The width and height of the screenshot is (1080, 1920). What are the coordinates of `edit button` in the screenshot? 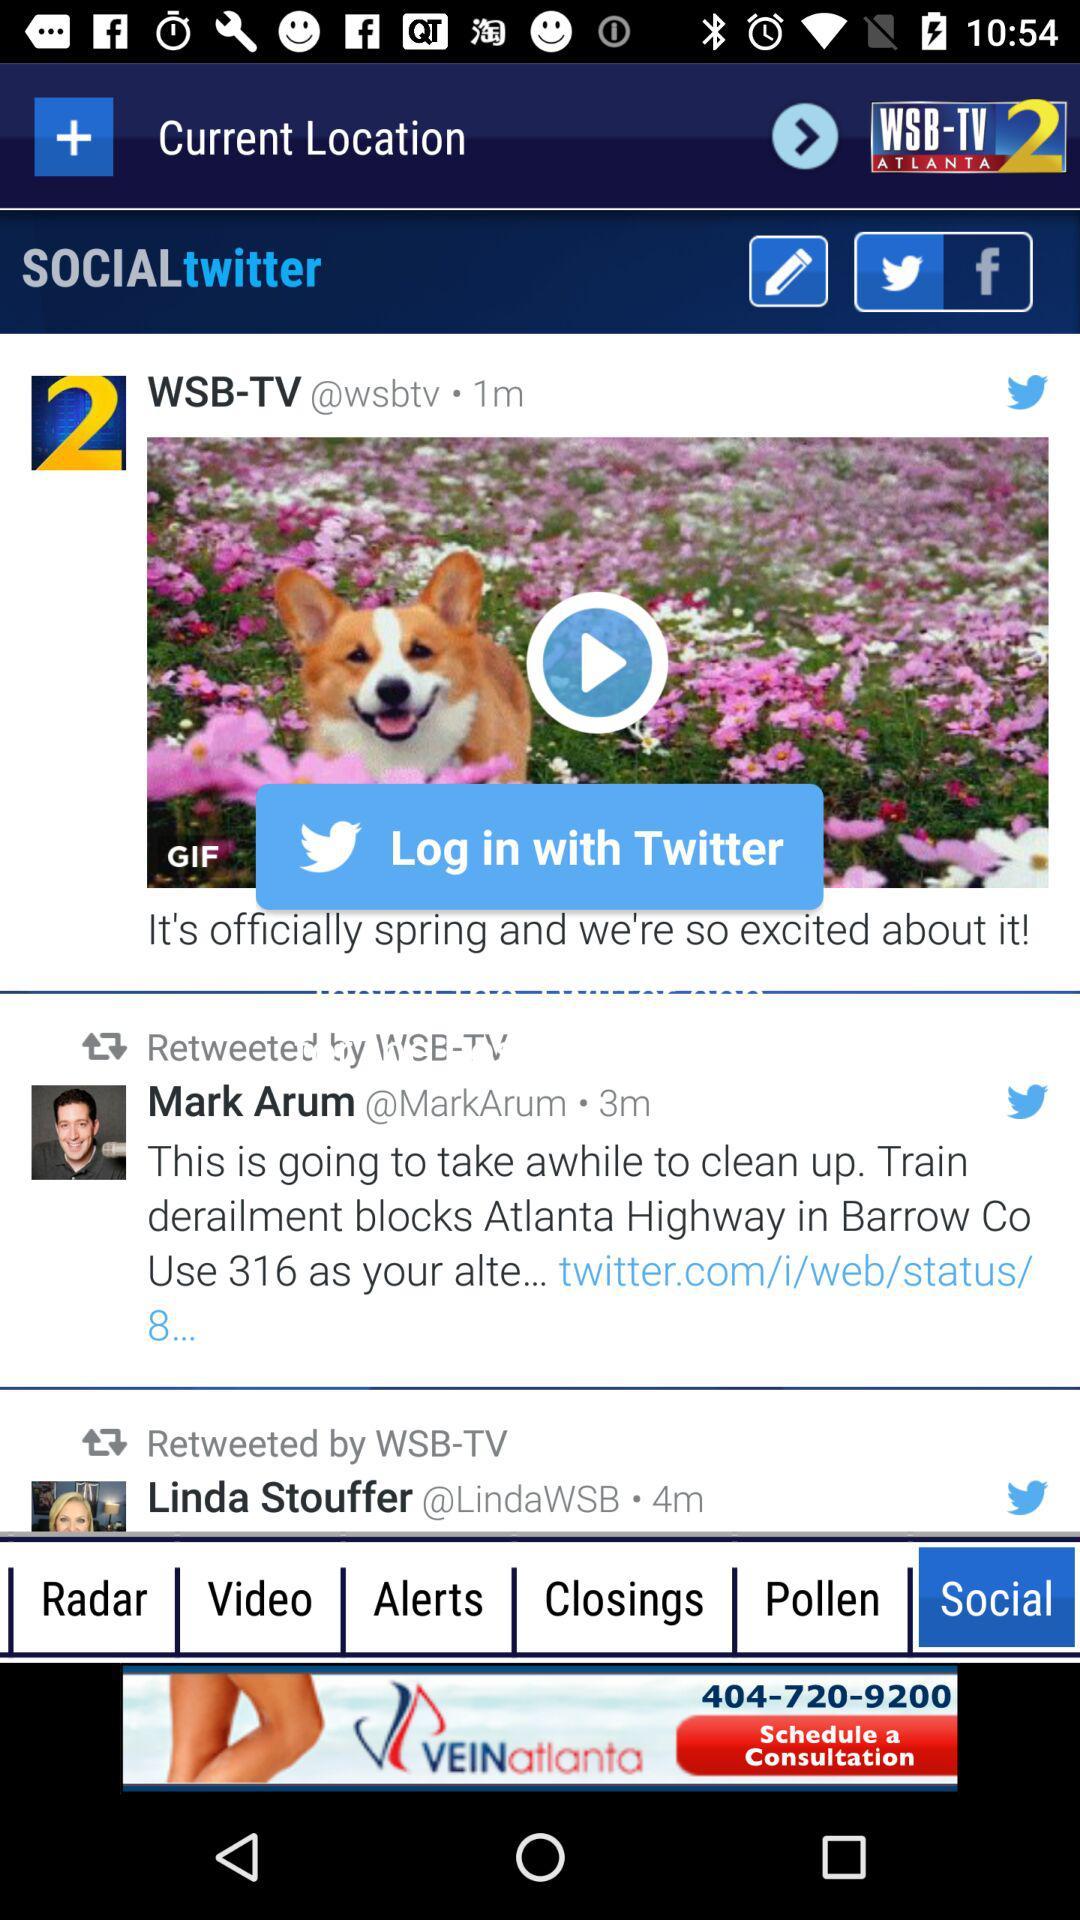 It's located at (787, 271).